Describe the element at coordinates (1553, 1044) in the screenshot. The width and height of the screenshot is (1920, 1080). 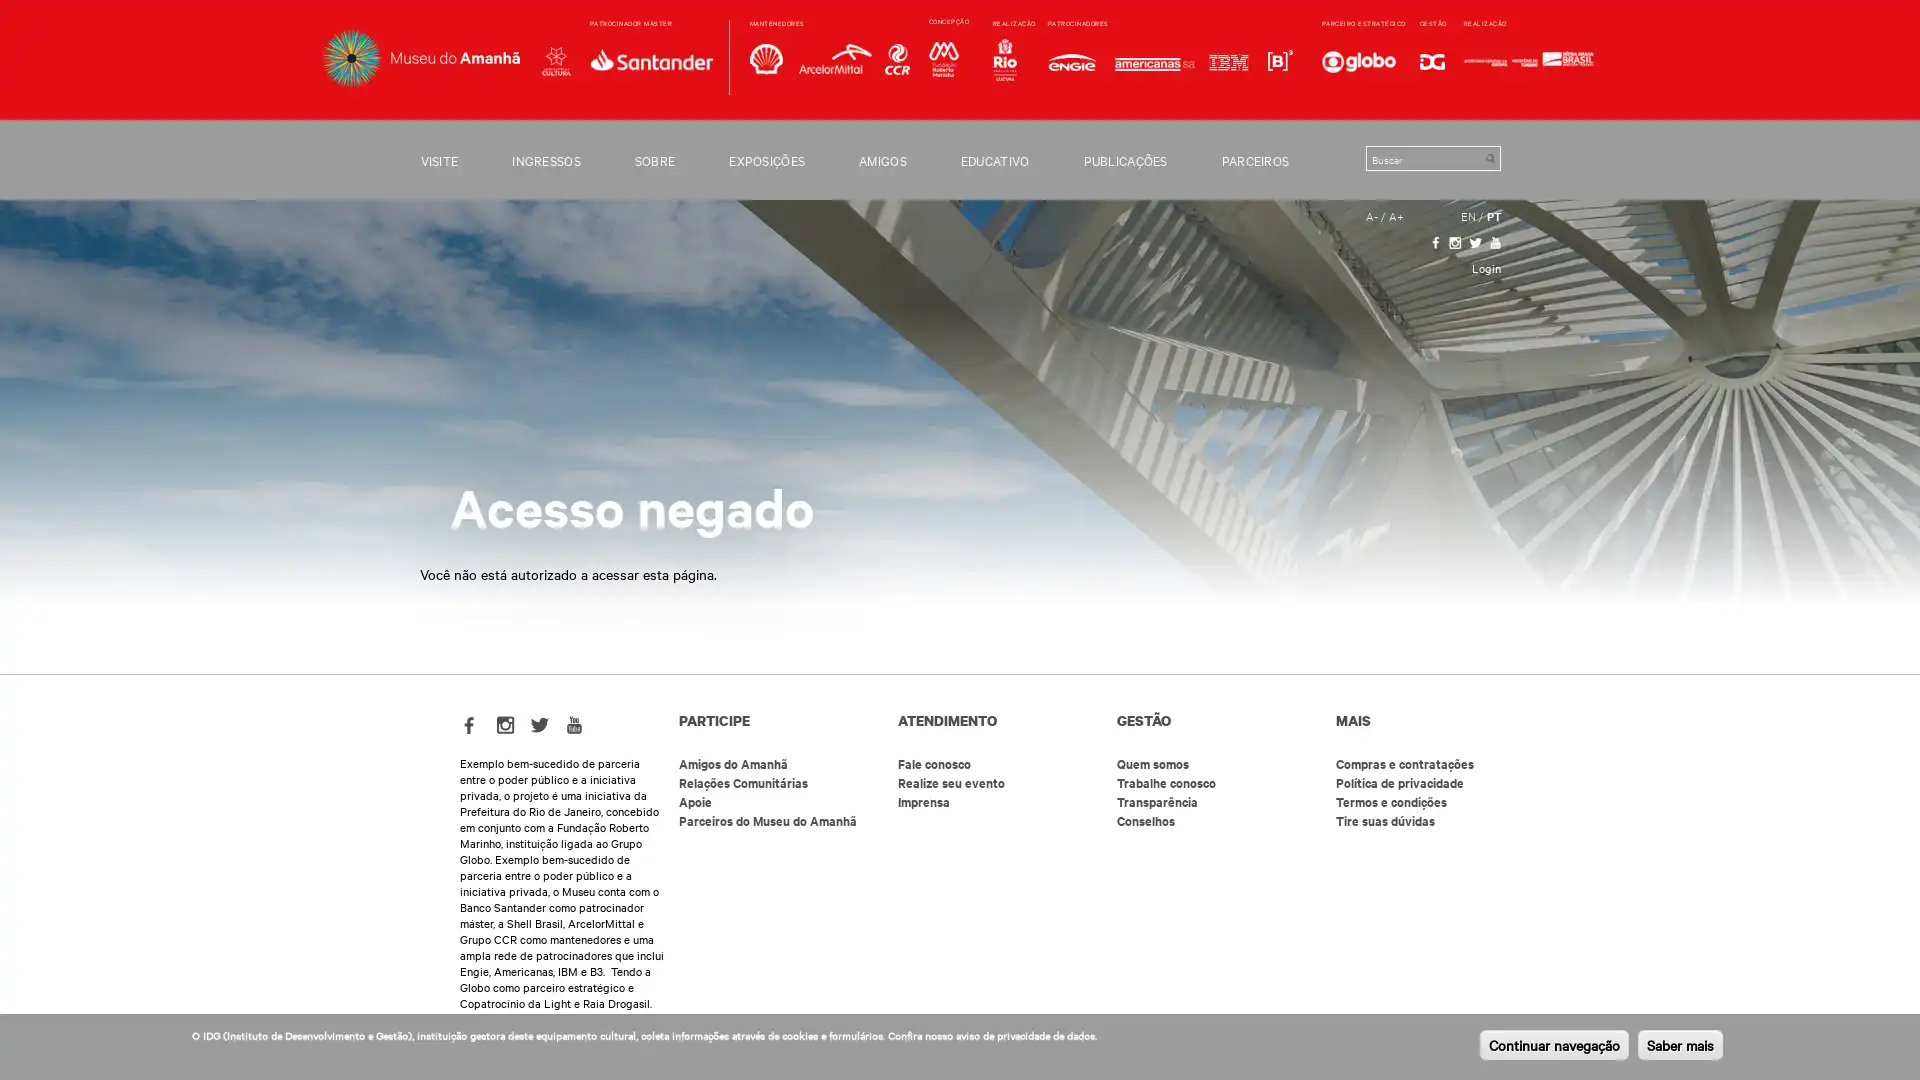
I see `Continuar navegacao` at that location.